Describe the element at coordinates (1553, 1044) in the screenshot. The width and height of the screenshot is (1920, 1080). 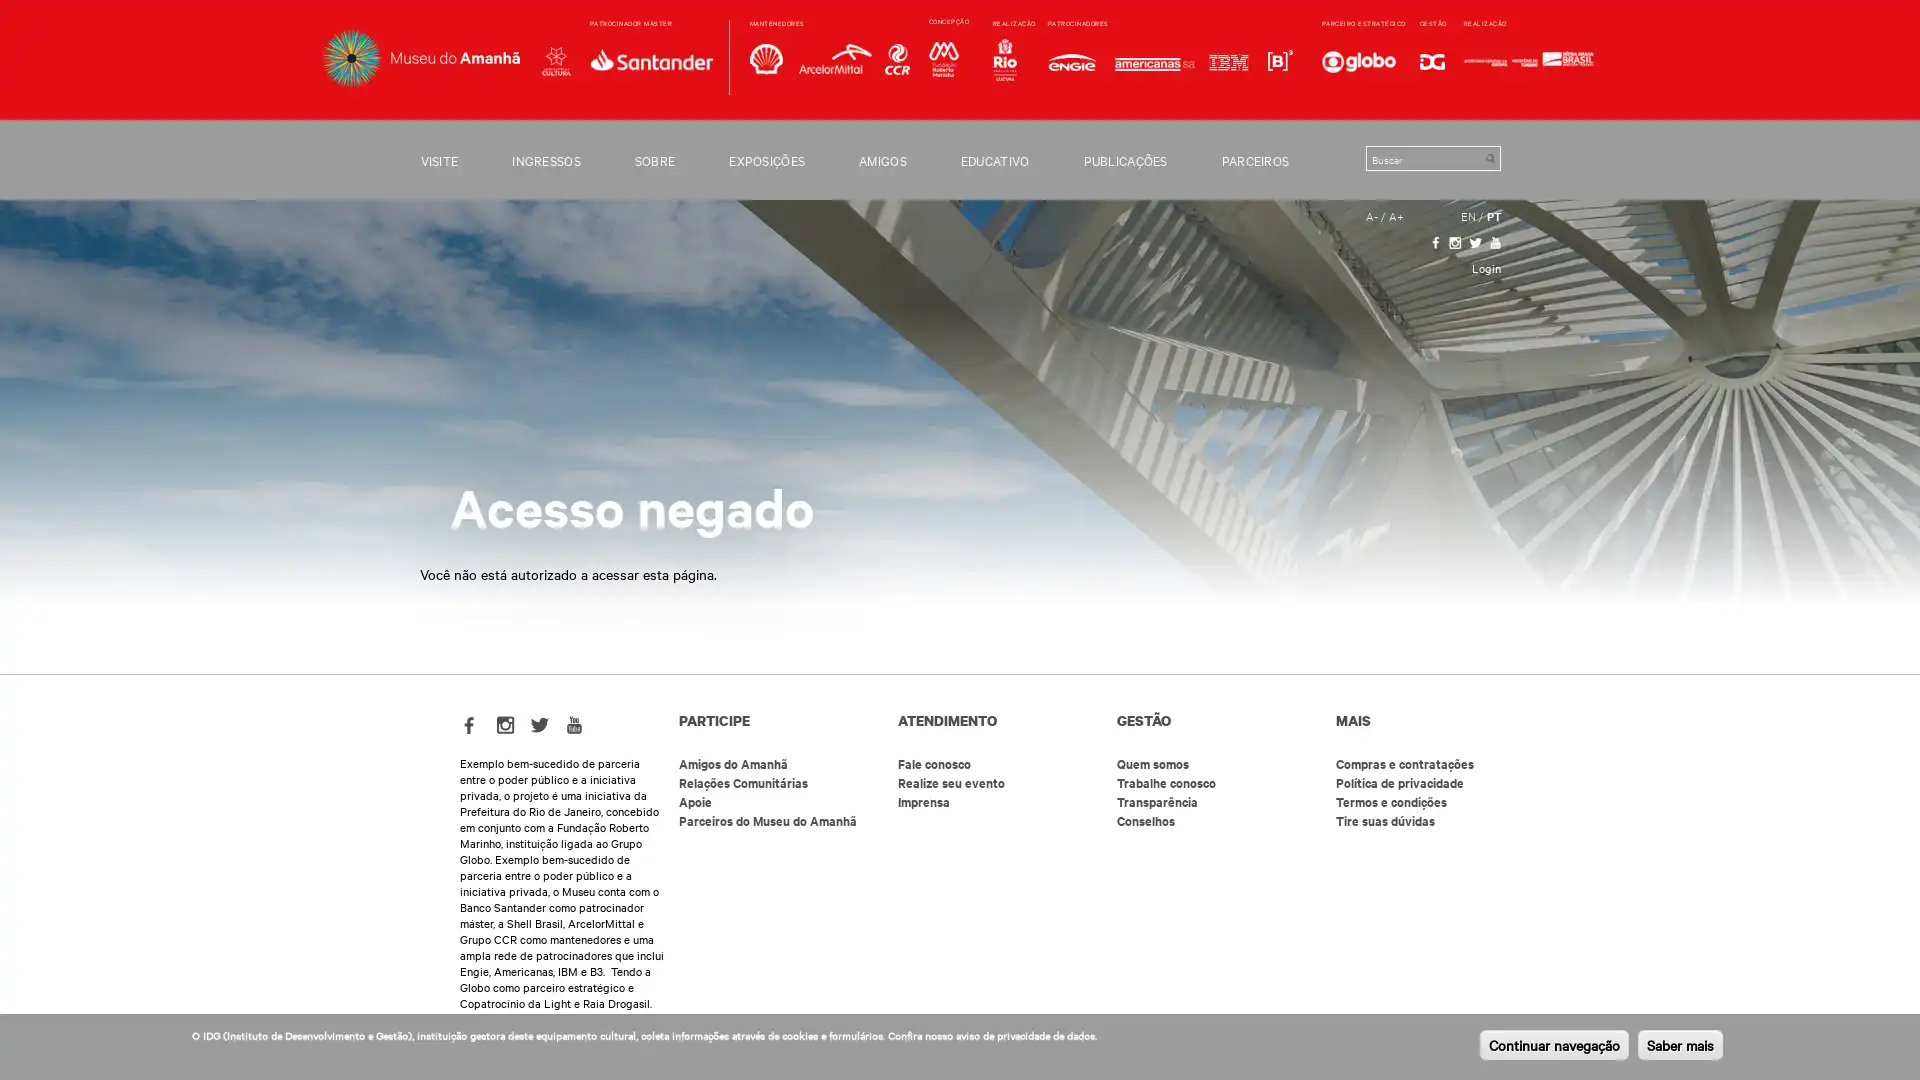
I see `Continuar navegacao` at that location.